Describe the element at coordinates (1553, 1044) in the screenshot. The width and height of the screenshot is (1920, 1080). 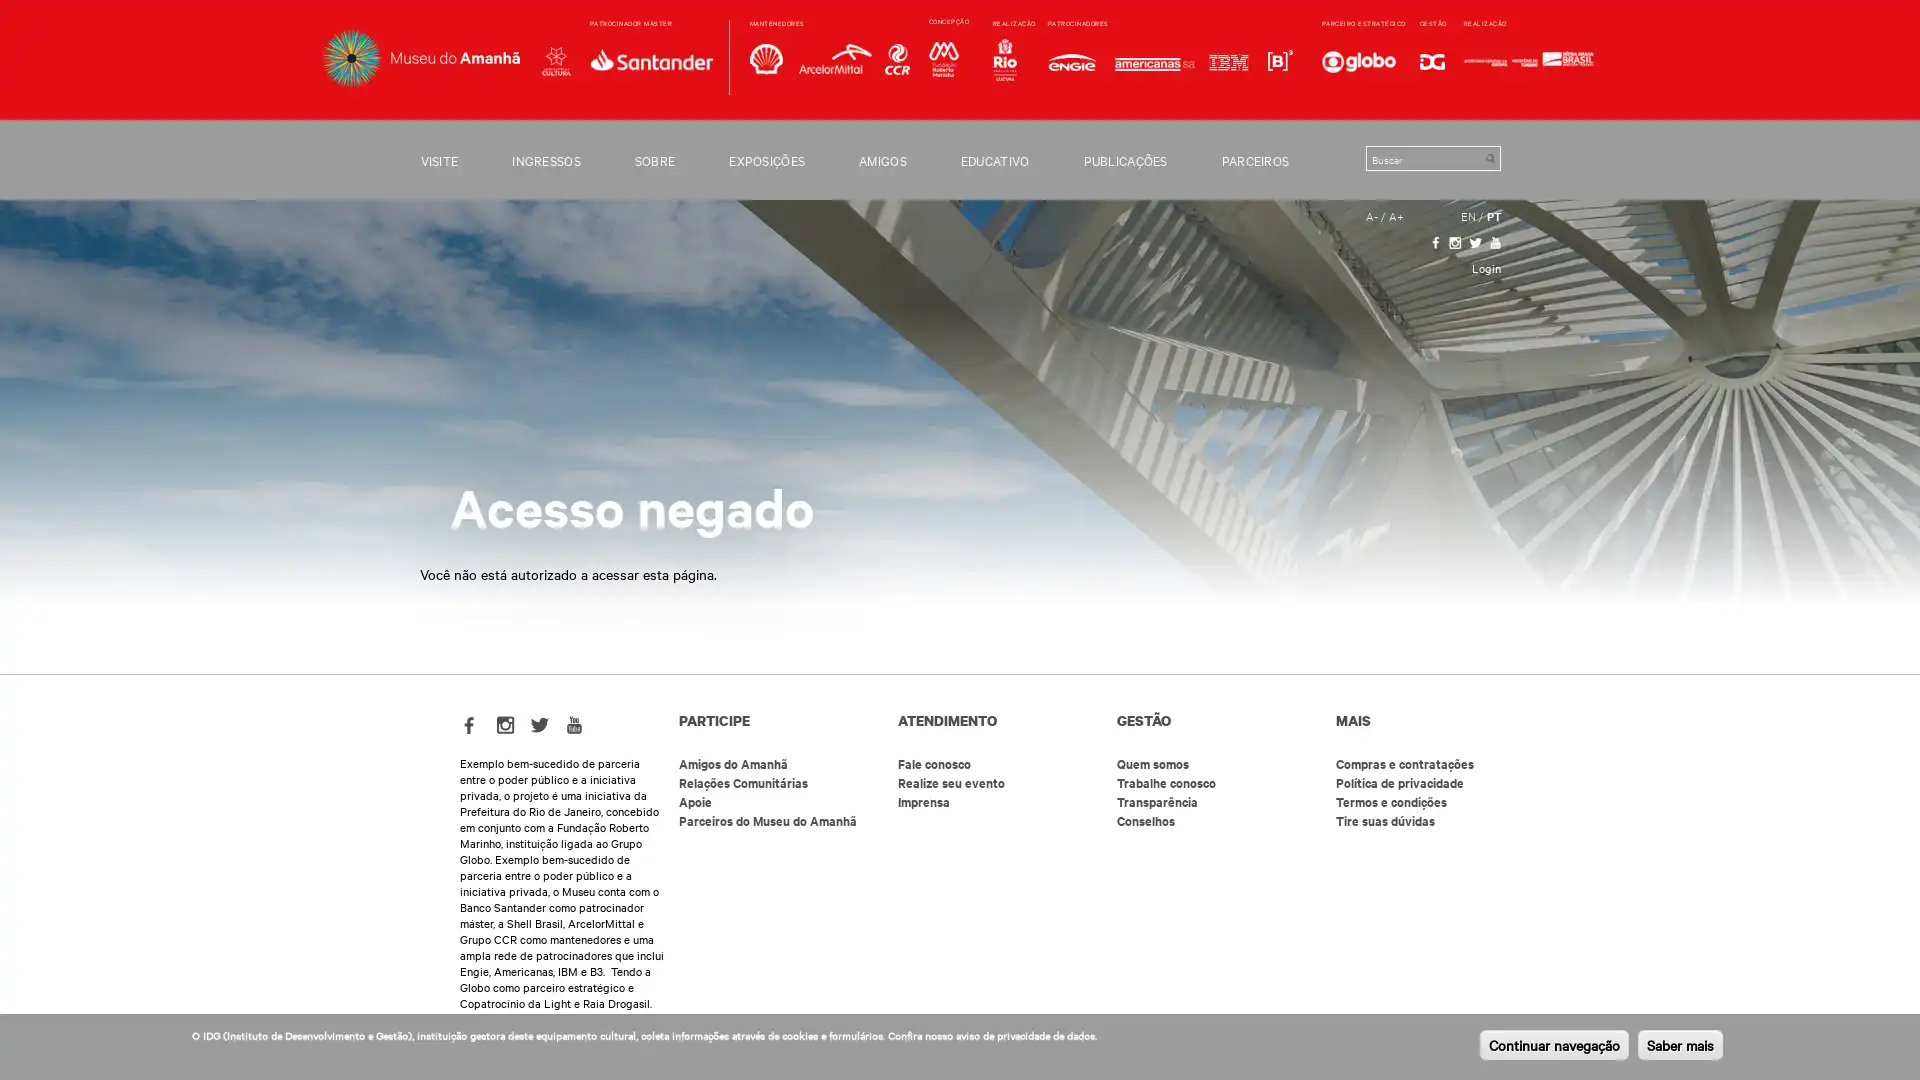
I see `Continuar navegacao` at that location.